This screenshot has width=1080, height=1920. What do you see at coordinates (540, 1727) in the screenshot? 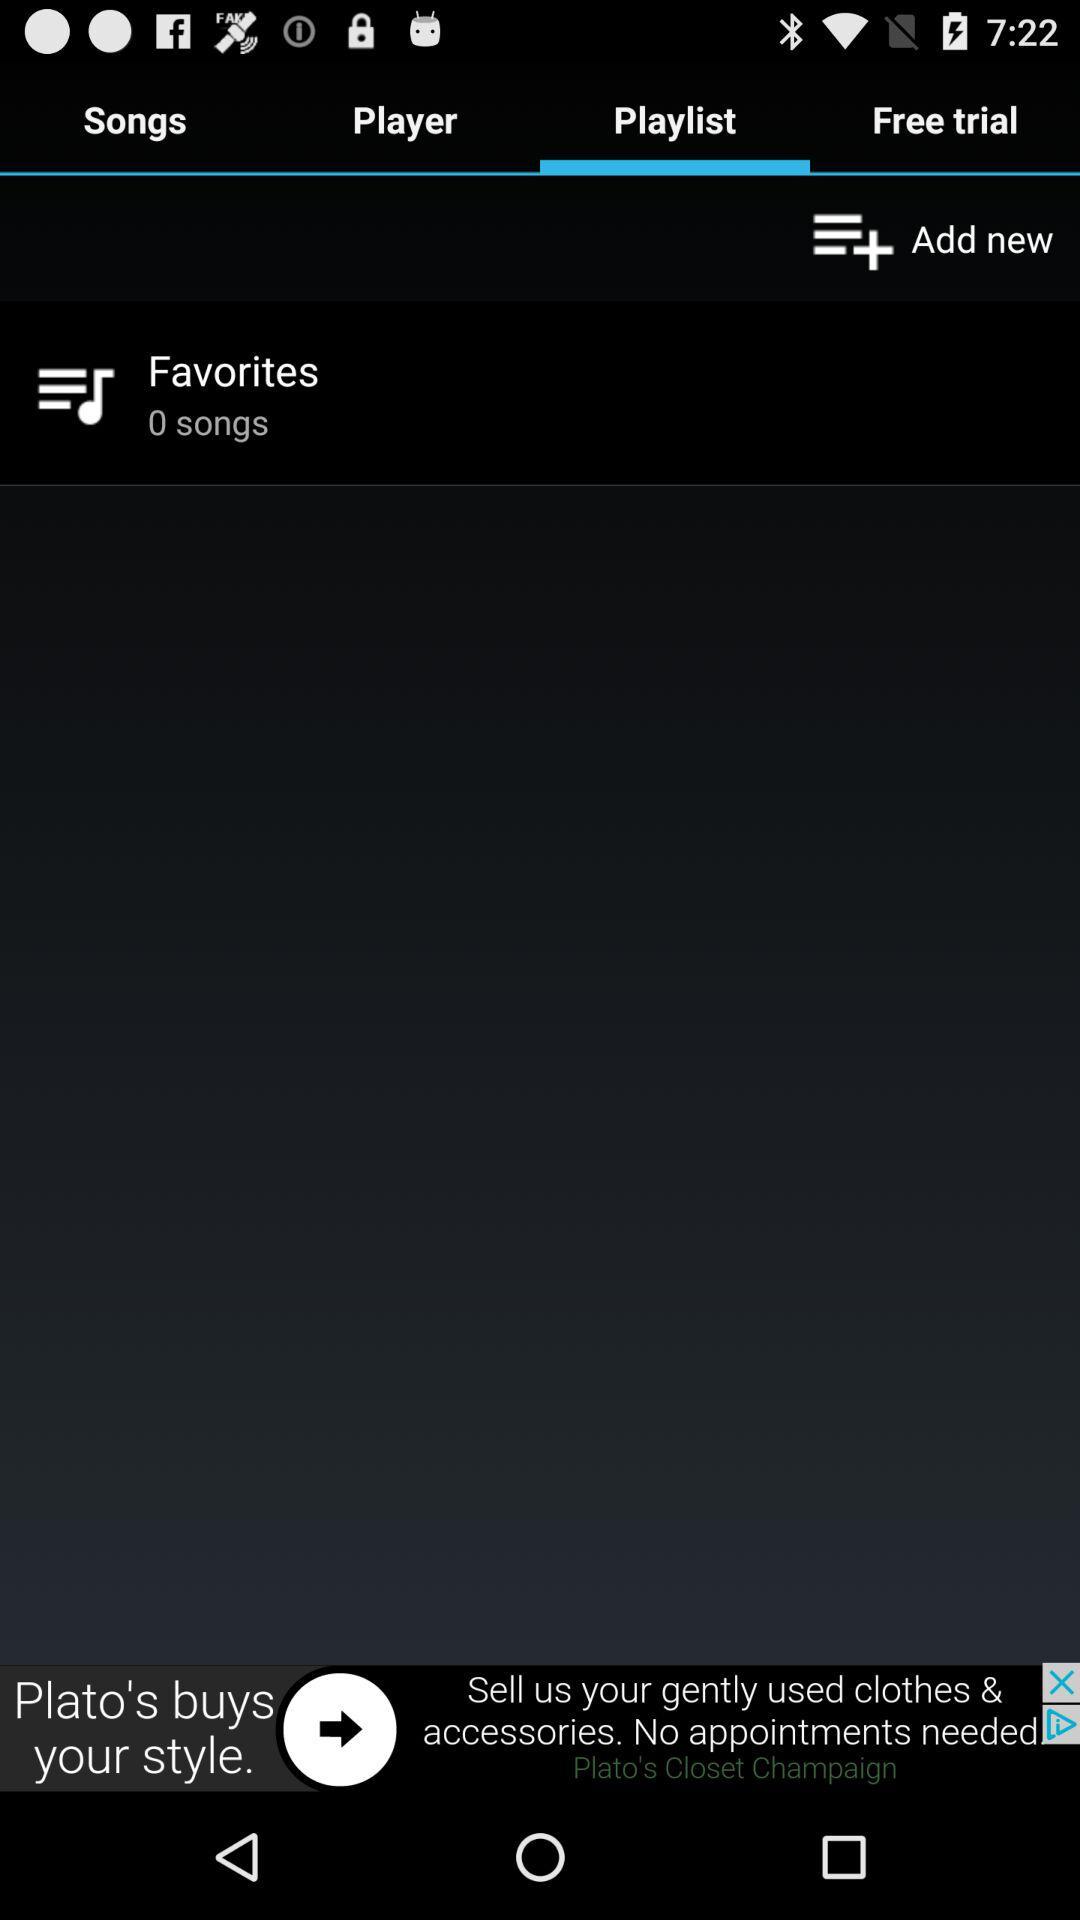
I see `access advertisement` at bounding box center [540, 1727].